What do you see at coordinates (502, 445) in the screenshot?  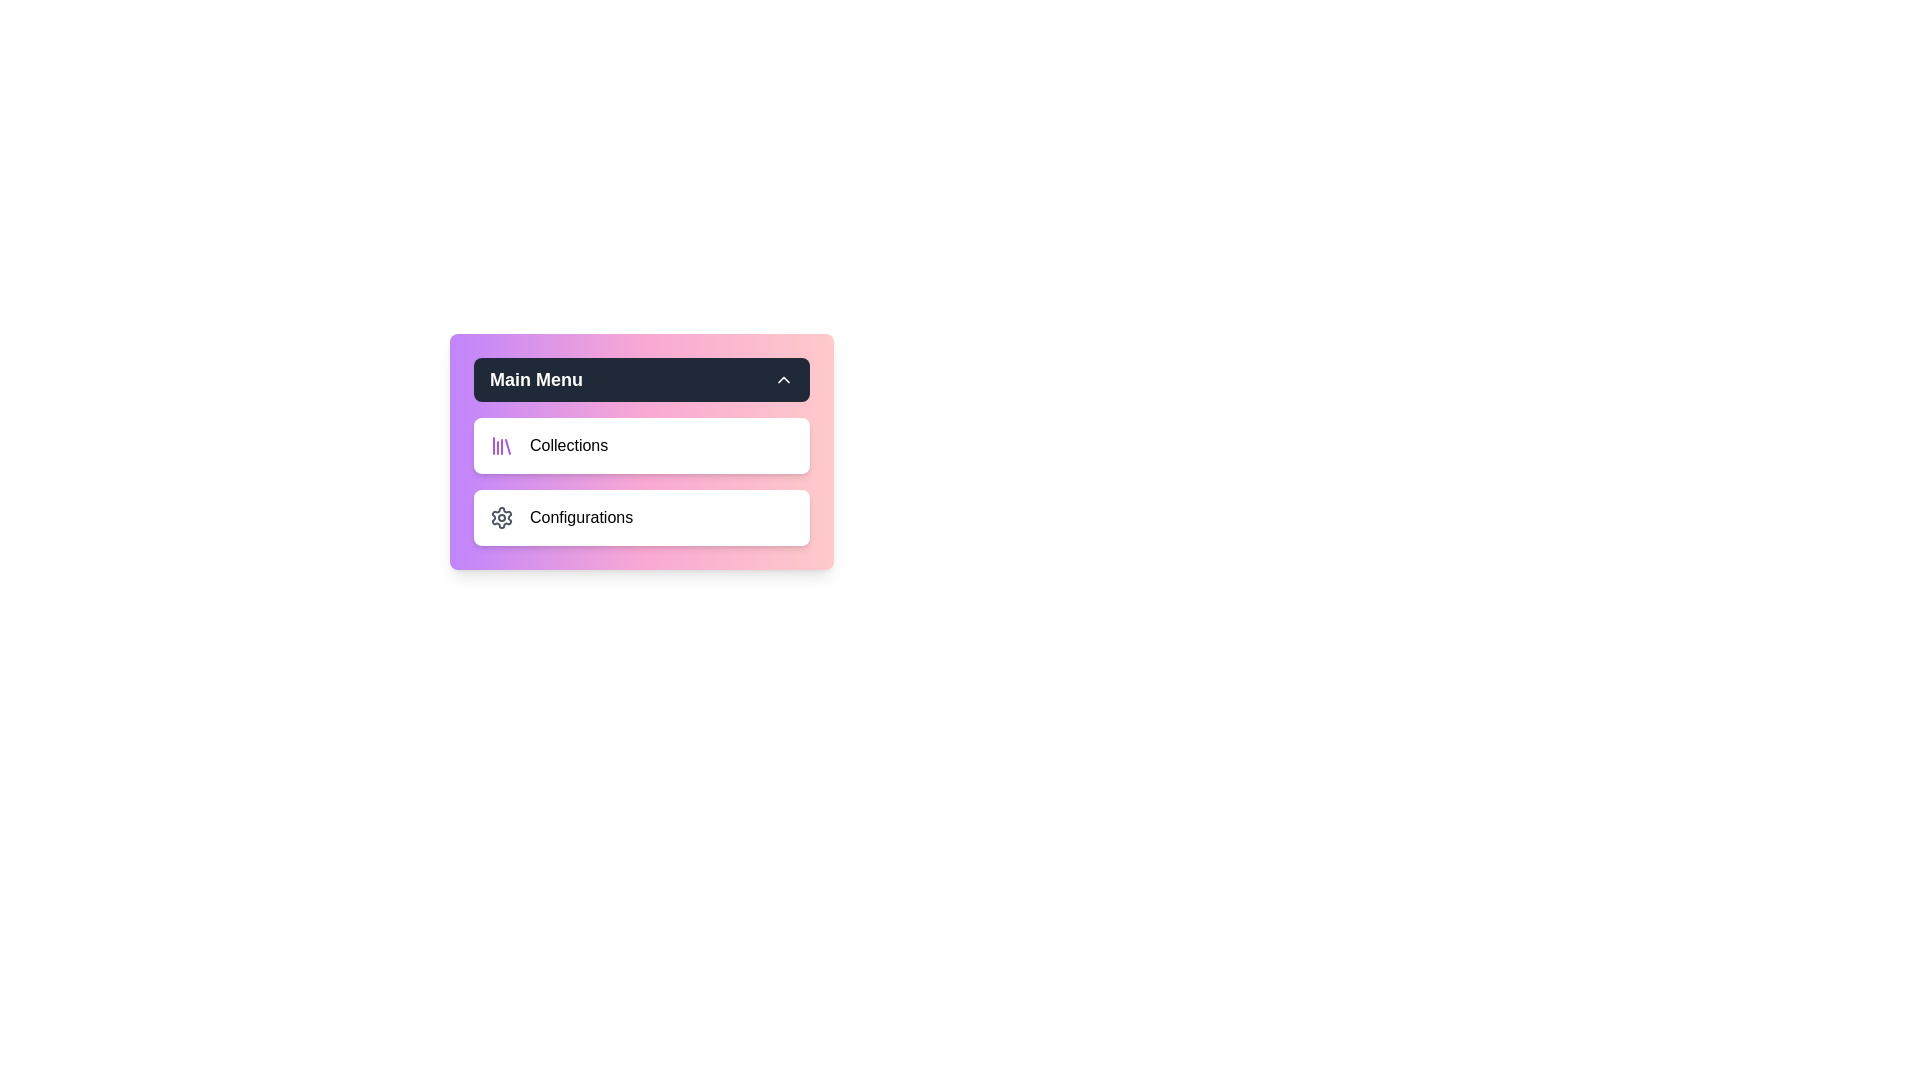 I see `the purple bar graph icon located next to the 'Collections' menu option on the left side` at bounding box center [502, 445].